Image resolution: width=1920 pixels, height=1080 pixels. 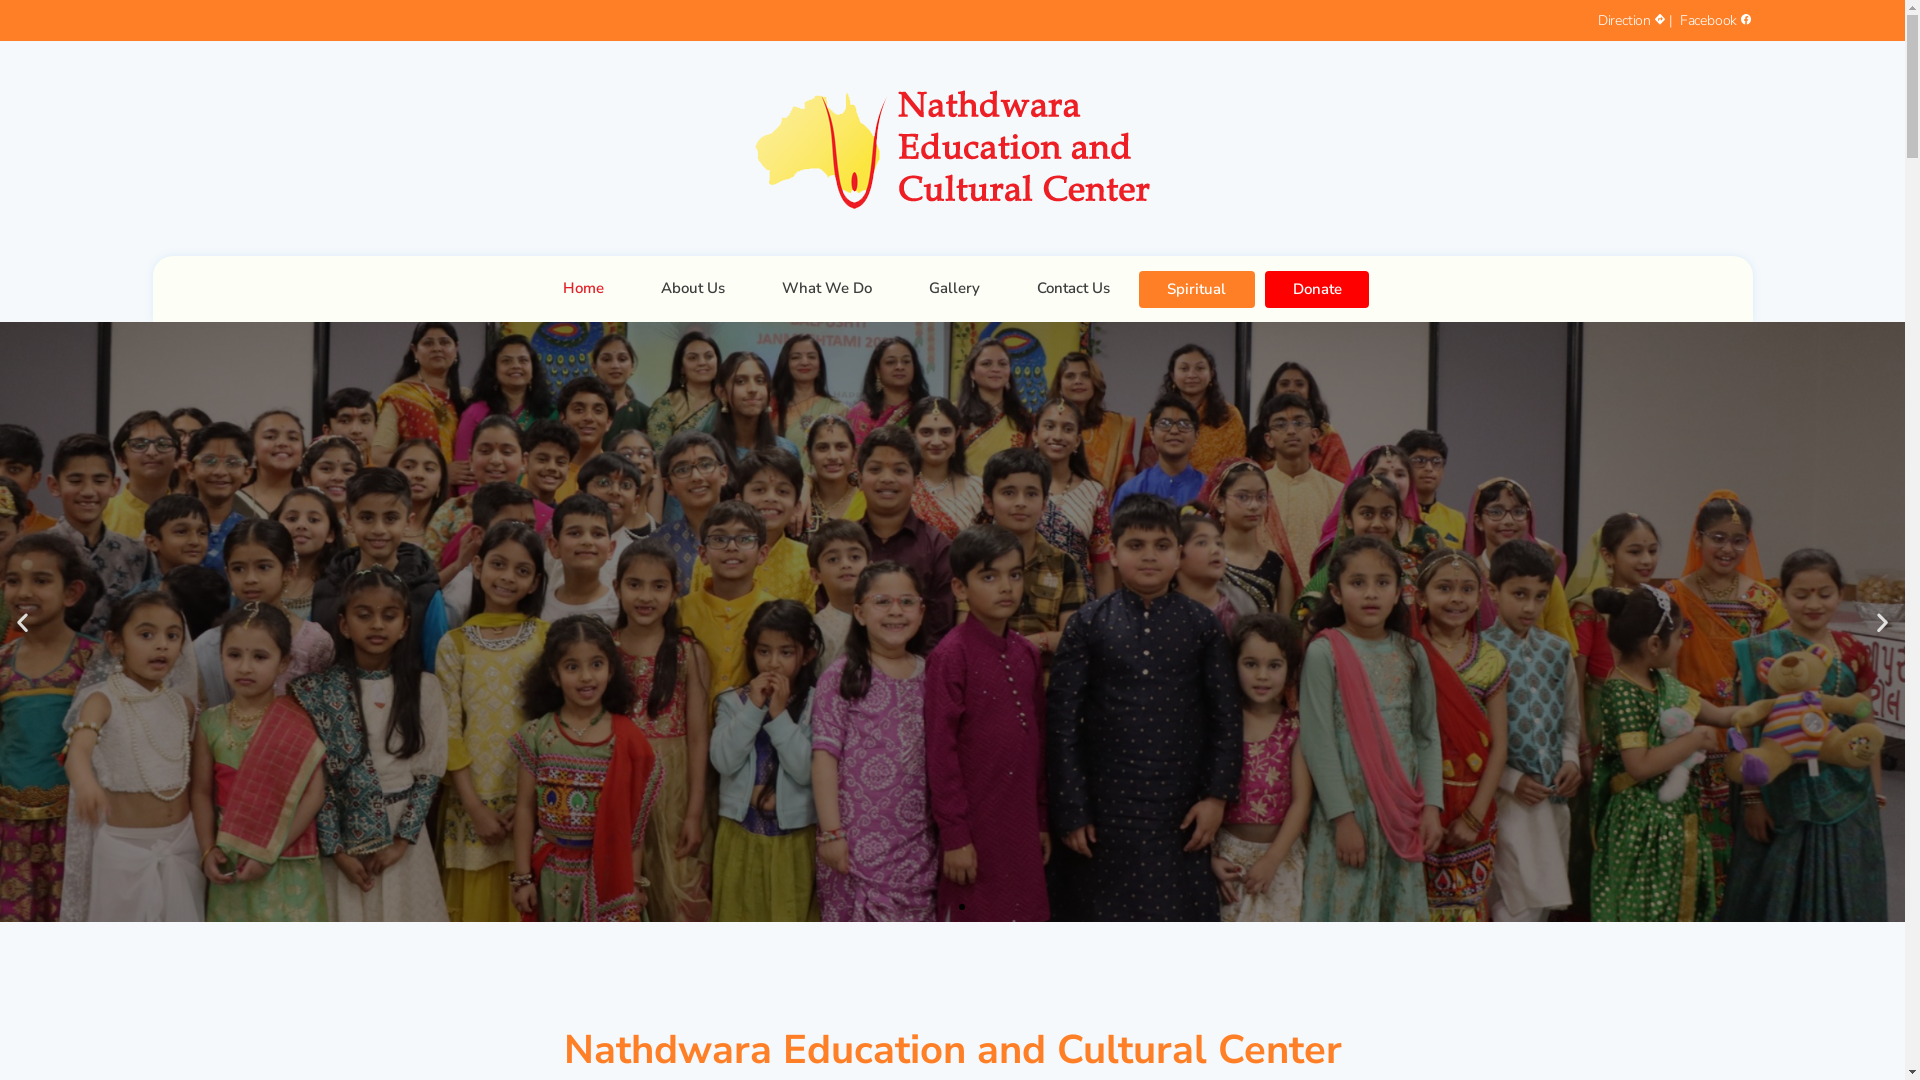 What do you see at coordinates (1196, 289) in the screenshot?
I see `'Spiritual'` at bounding box center [1196, 289].